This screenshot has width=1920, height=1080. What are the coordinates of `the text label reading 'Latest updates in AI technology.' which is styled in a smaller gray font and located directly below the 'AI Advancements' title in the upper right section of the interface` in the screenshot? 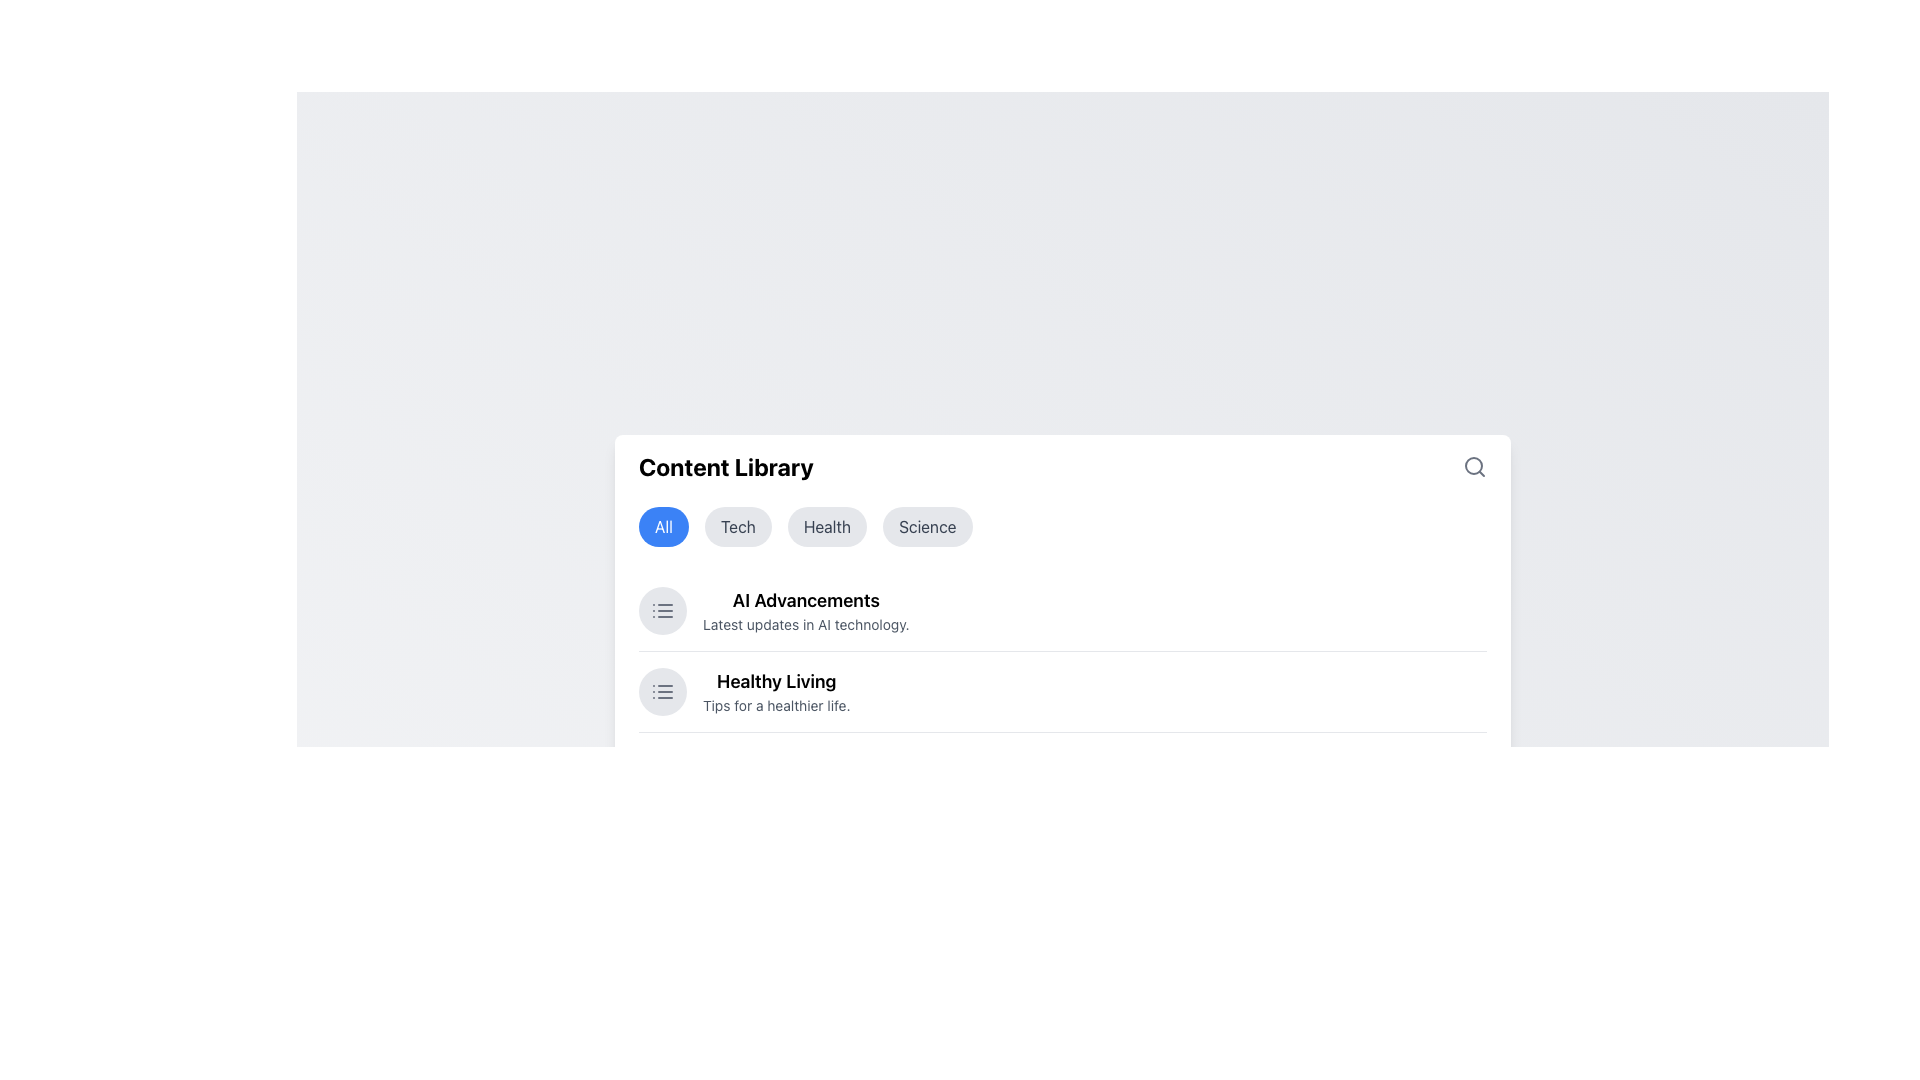 It's located at (806, 623).